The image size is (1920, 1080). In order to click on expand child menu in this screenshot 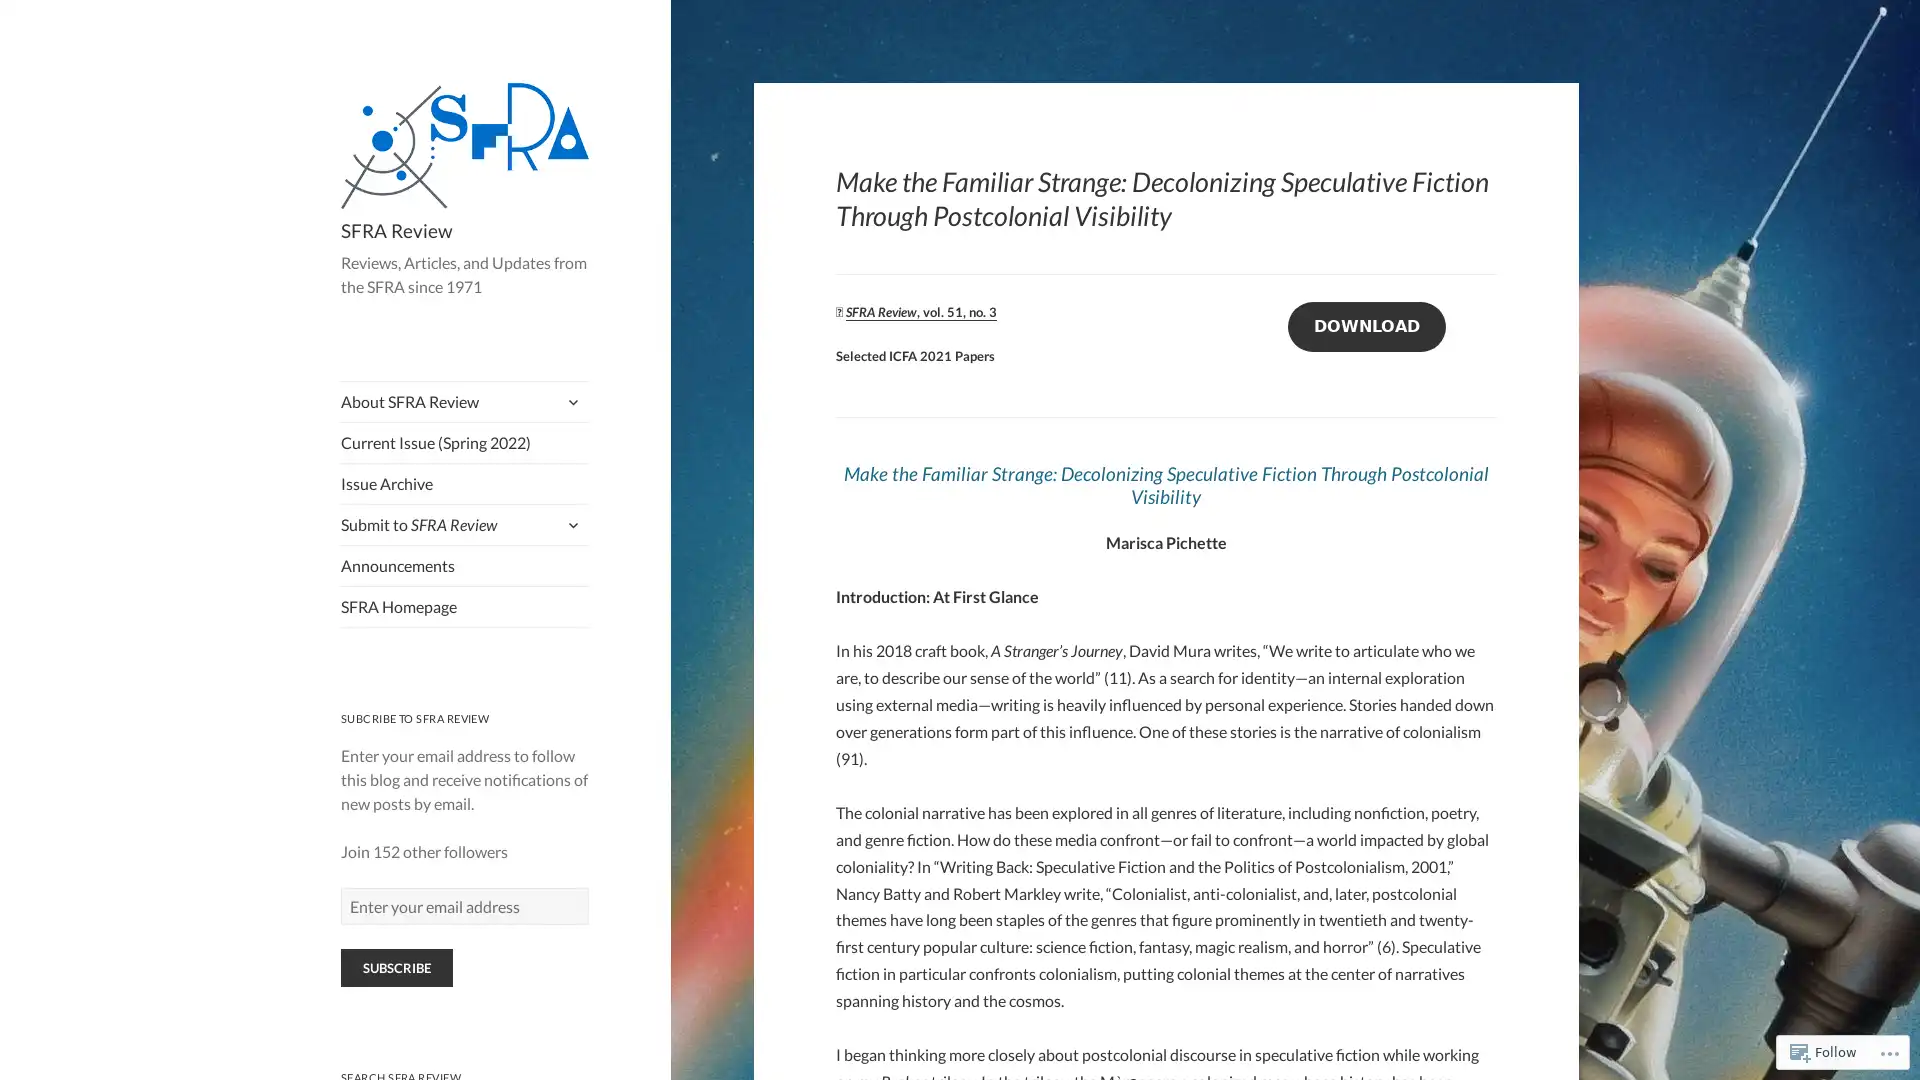, I will do `click(570, 401)`.